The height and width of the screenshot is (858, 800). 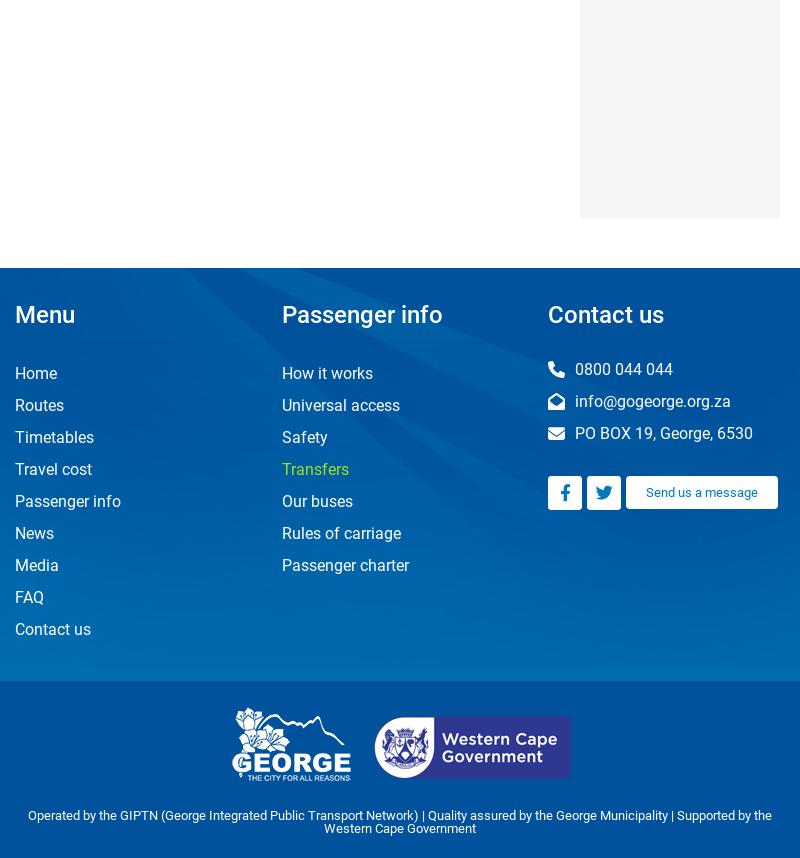 What do you see at coordinates (325, 372) in the screenshot?
I see `'How it works'` at bounding box center [325, 372].